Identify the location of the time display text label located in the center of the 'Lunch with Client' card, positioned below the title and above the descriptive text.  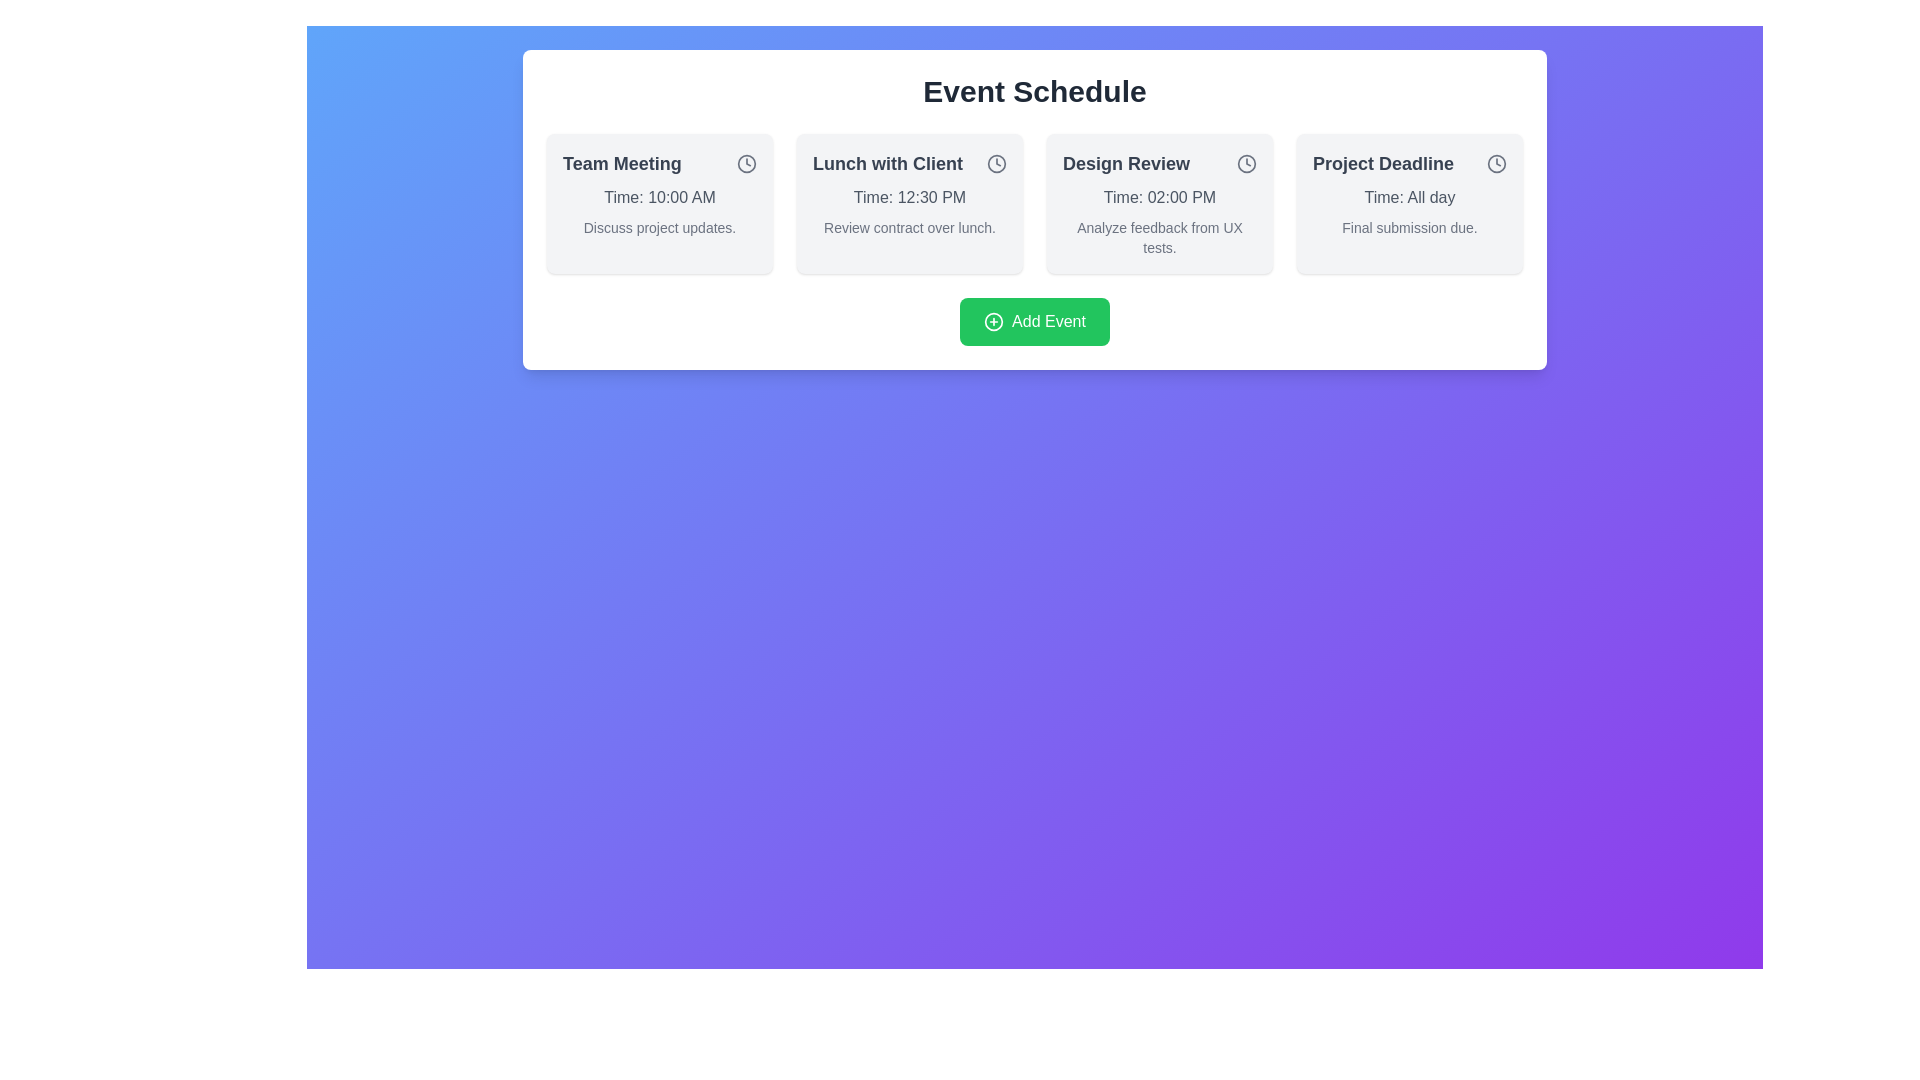
(909, 197).